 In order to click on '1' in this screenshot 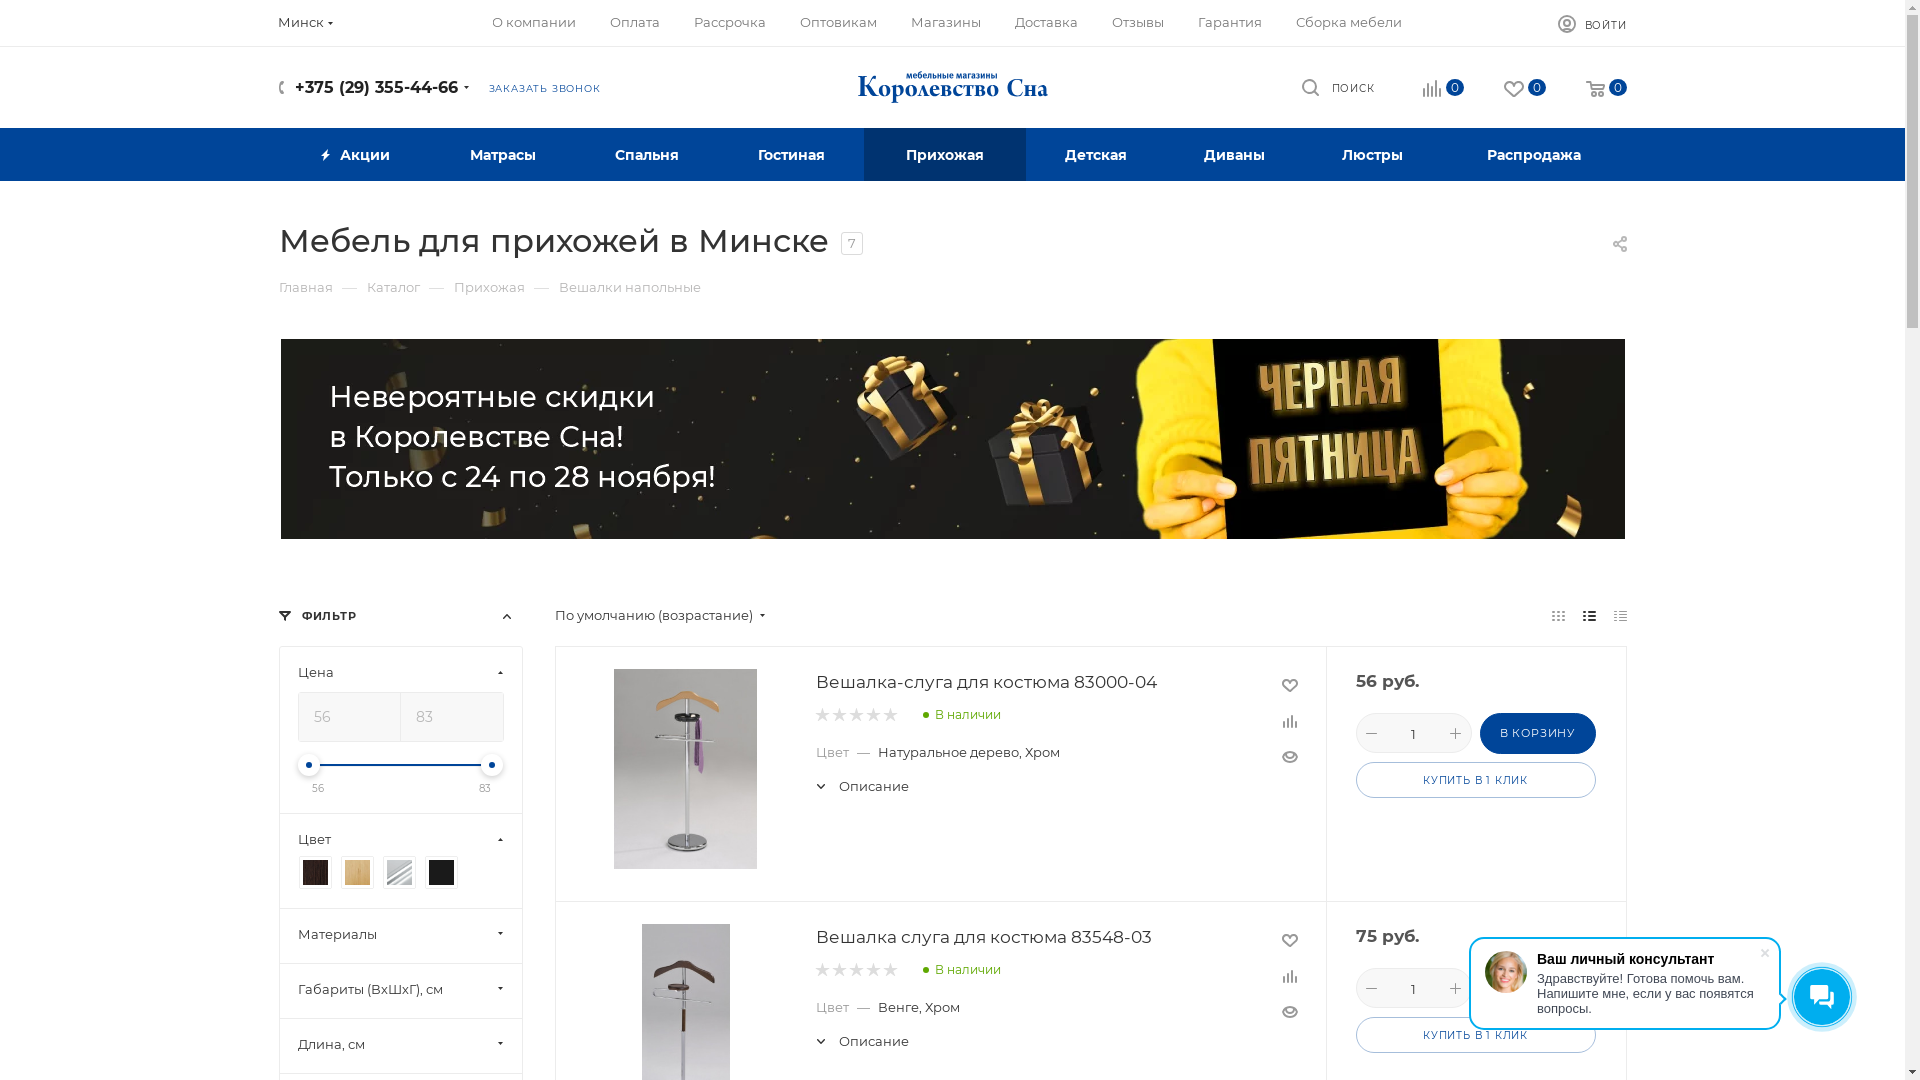, I will do `click(822, 714)`.